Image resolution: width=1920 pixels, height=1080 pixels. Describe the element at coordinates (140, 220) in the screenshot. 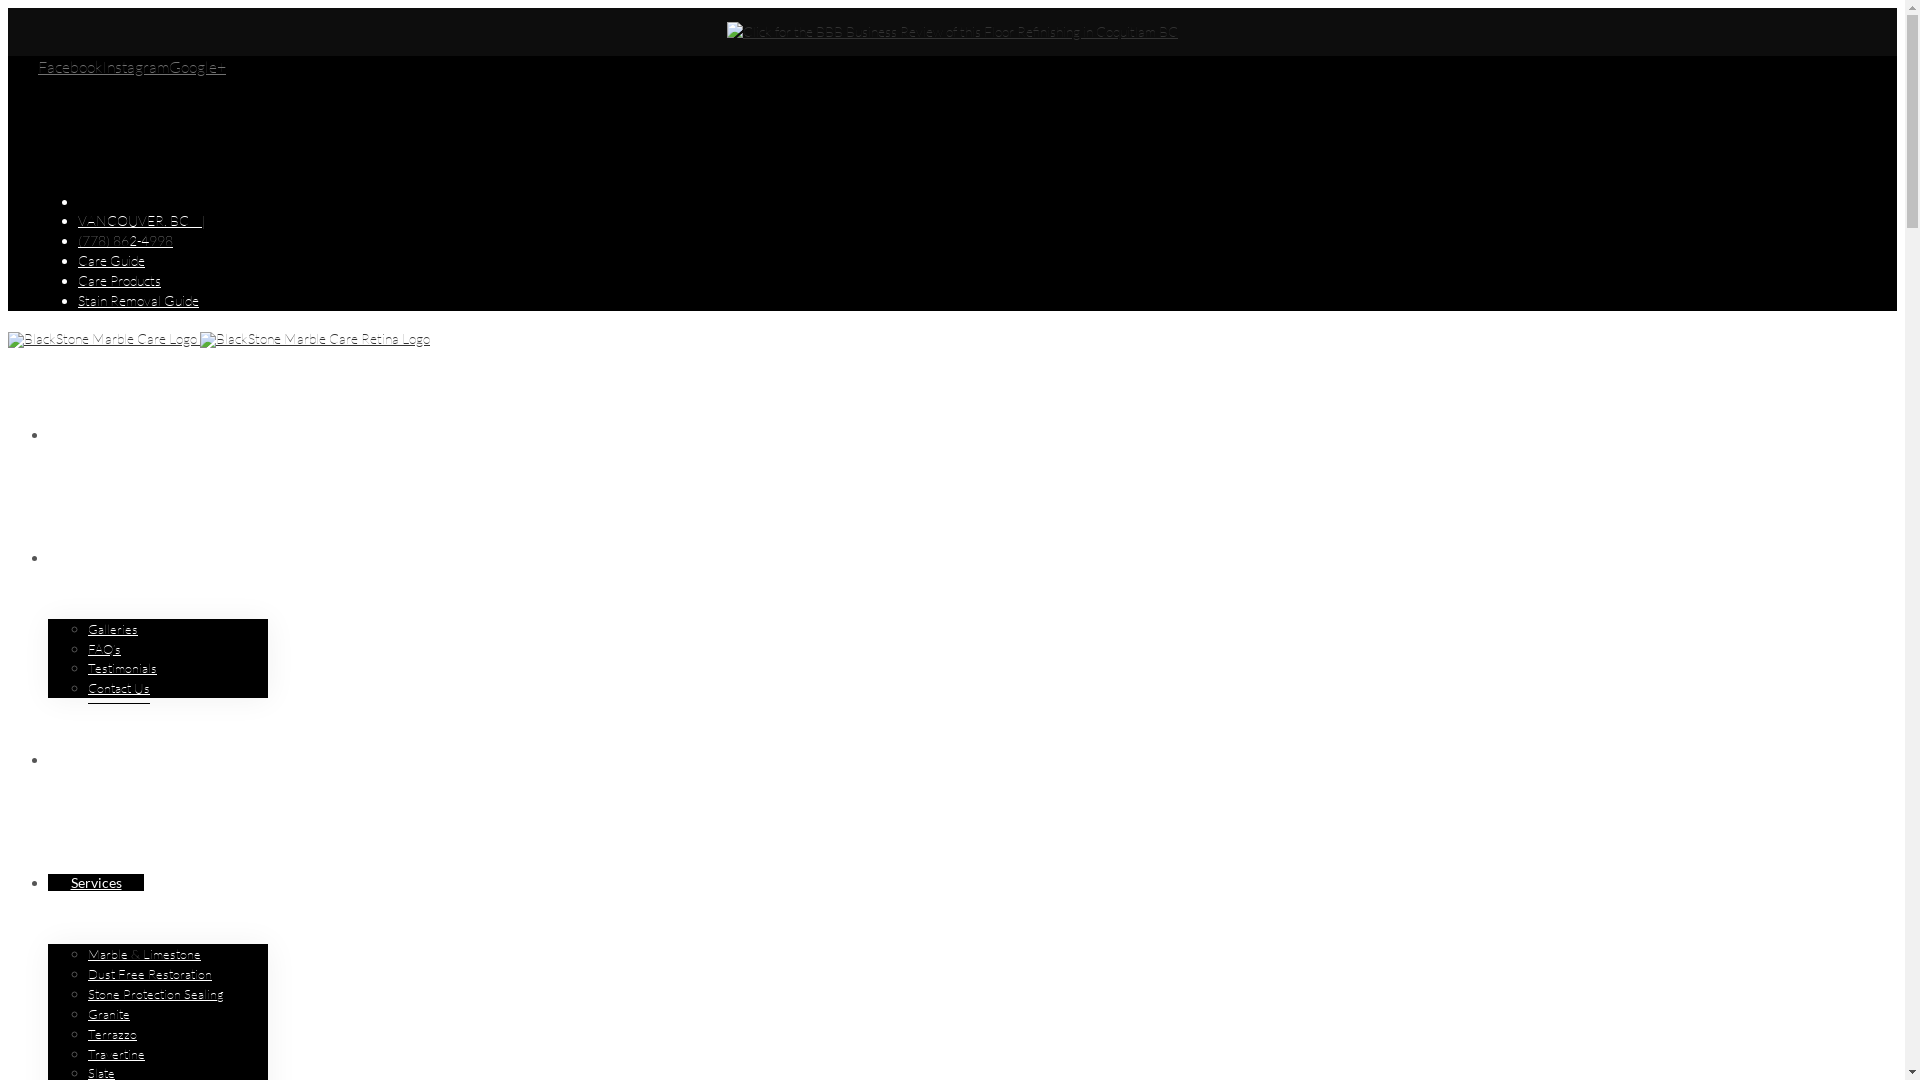

I see `'VANCOUVER, BC    |'` at that location.